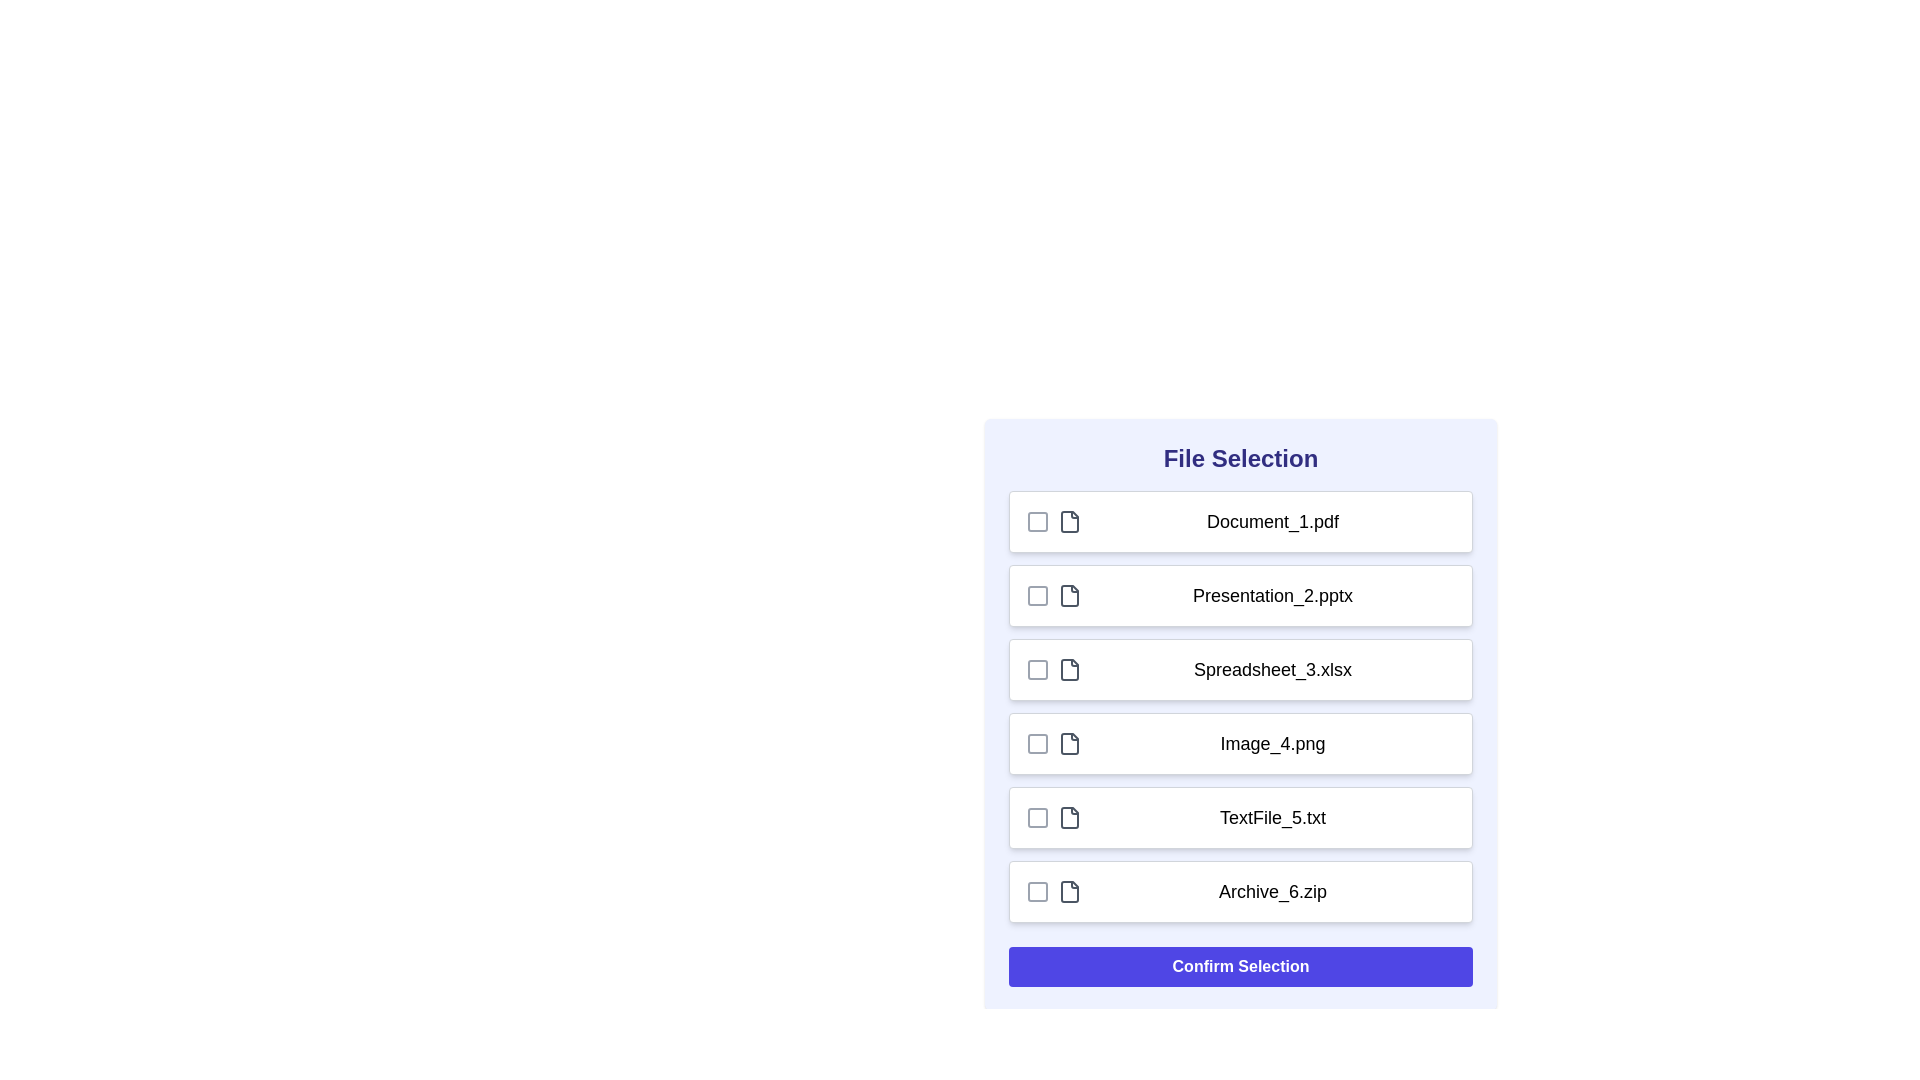 This screenshot has height=1080, width=1920. What do you see at coordinates (1240, 595) in the screenshot?
I see `the file row corresponding to Presentation_2.pptx` at bounding box center [1240, 595].